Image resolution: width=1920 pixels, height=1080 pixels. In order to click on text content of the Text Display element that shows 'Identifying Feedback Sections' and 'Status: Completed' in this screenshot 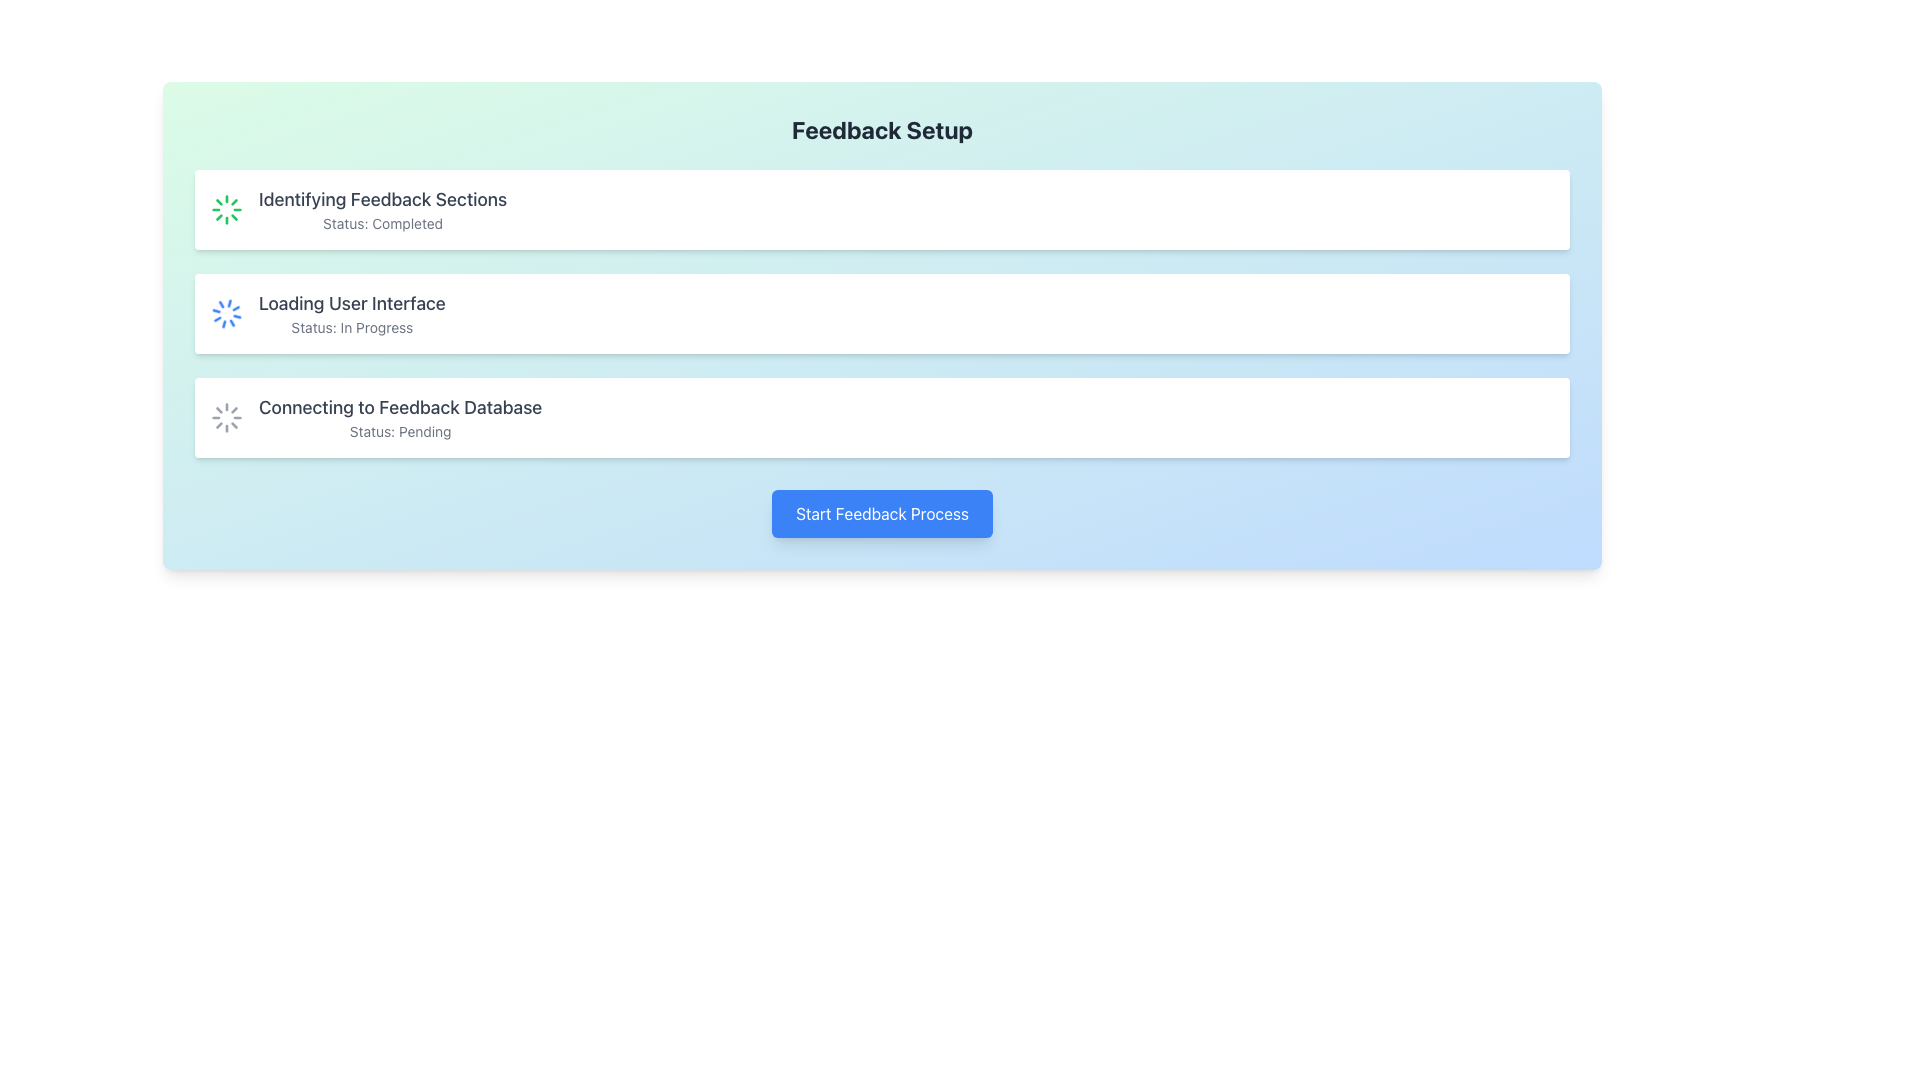, I will do `click(383, 209)`.